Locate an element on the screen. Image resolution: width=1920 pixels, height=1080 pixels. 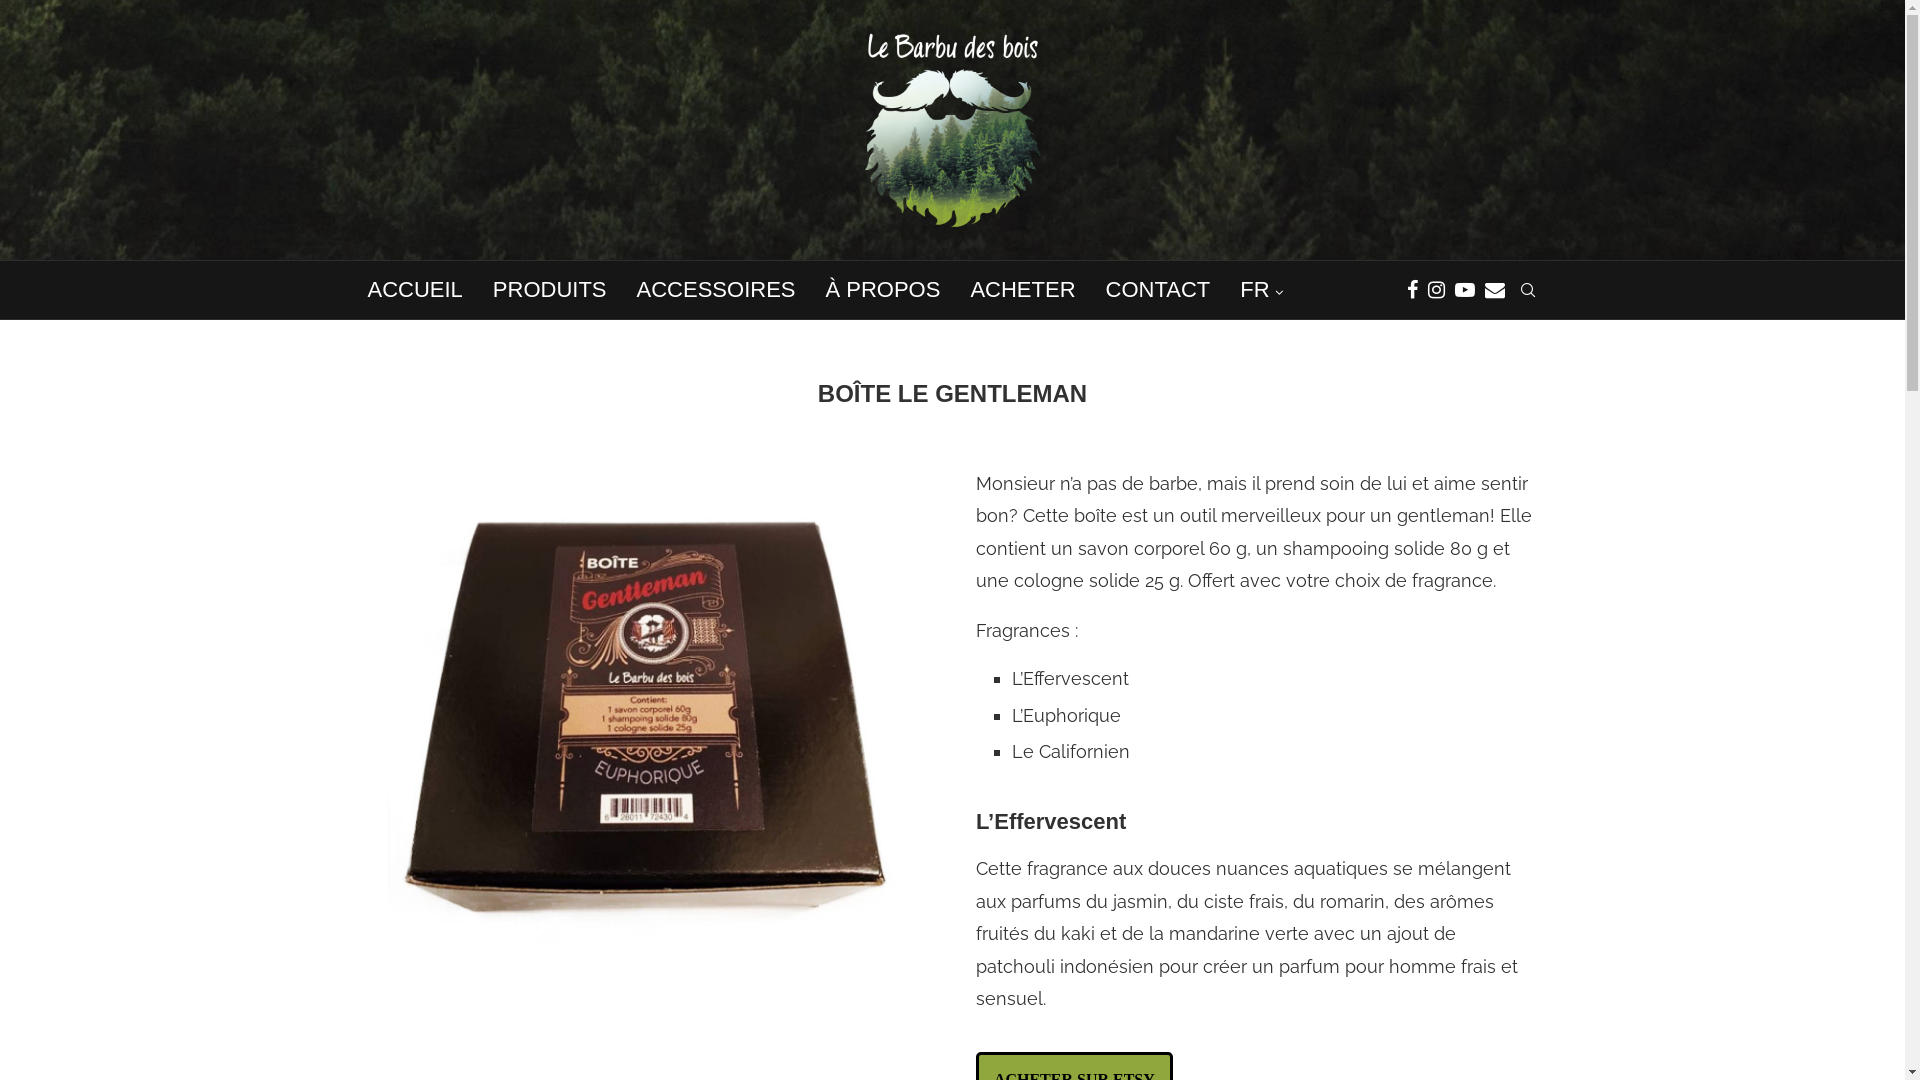
'PRODUITS' is located at coordinates (550, 289).